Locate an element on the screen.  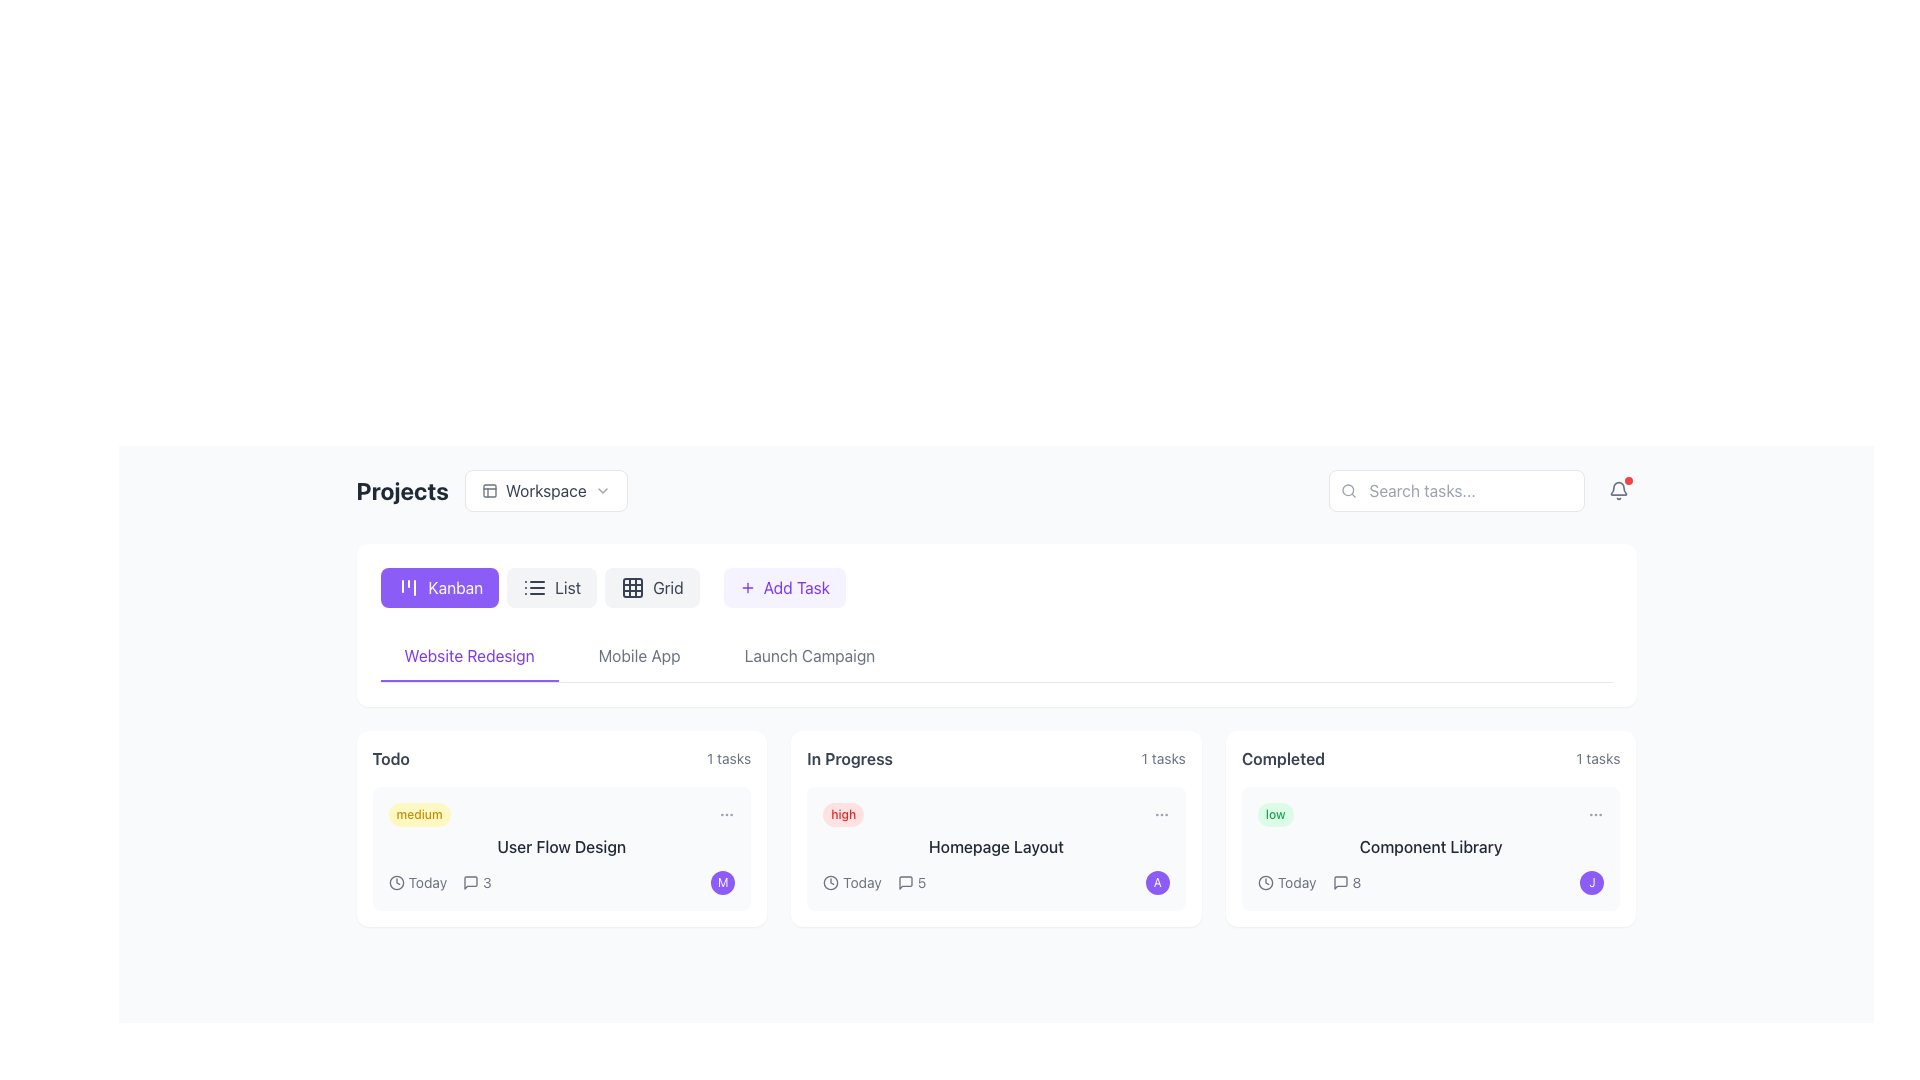
the priority level indicated by the Badge, which is the leftmost component in the row of items at the top of the 'In Progress' card, located directly below the title of the 'Projects' section is located at coordinates (996, 814).